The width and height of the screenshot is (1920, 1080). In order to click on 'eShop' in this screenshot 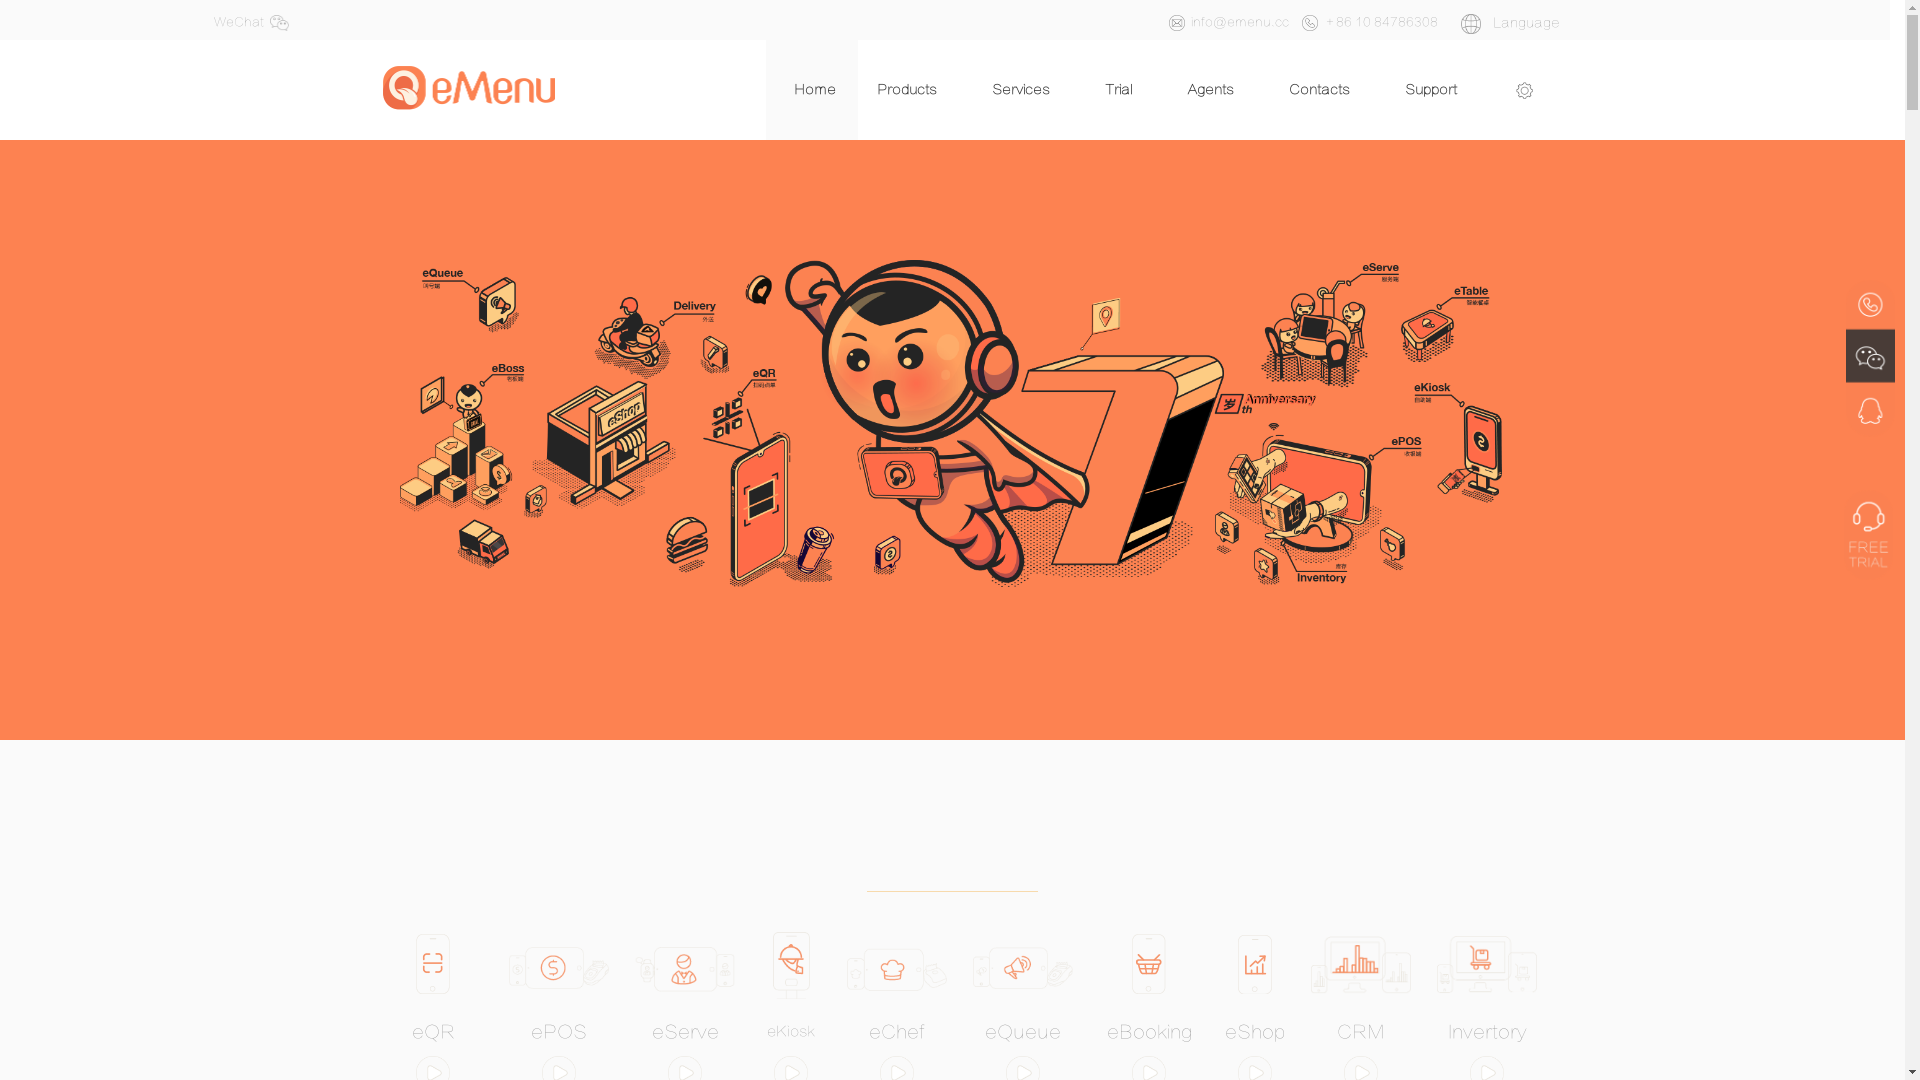, I will do `click(1253, 1029)`.